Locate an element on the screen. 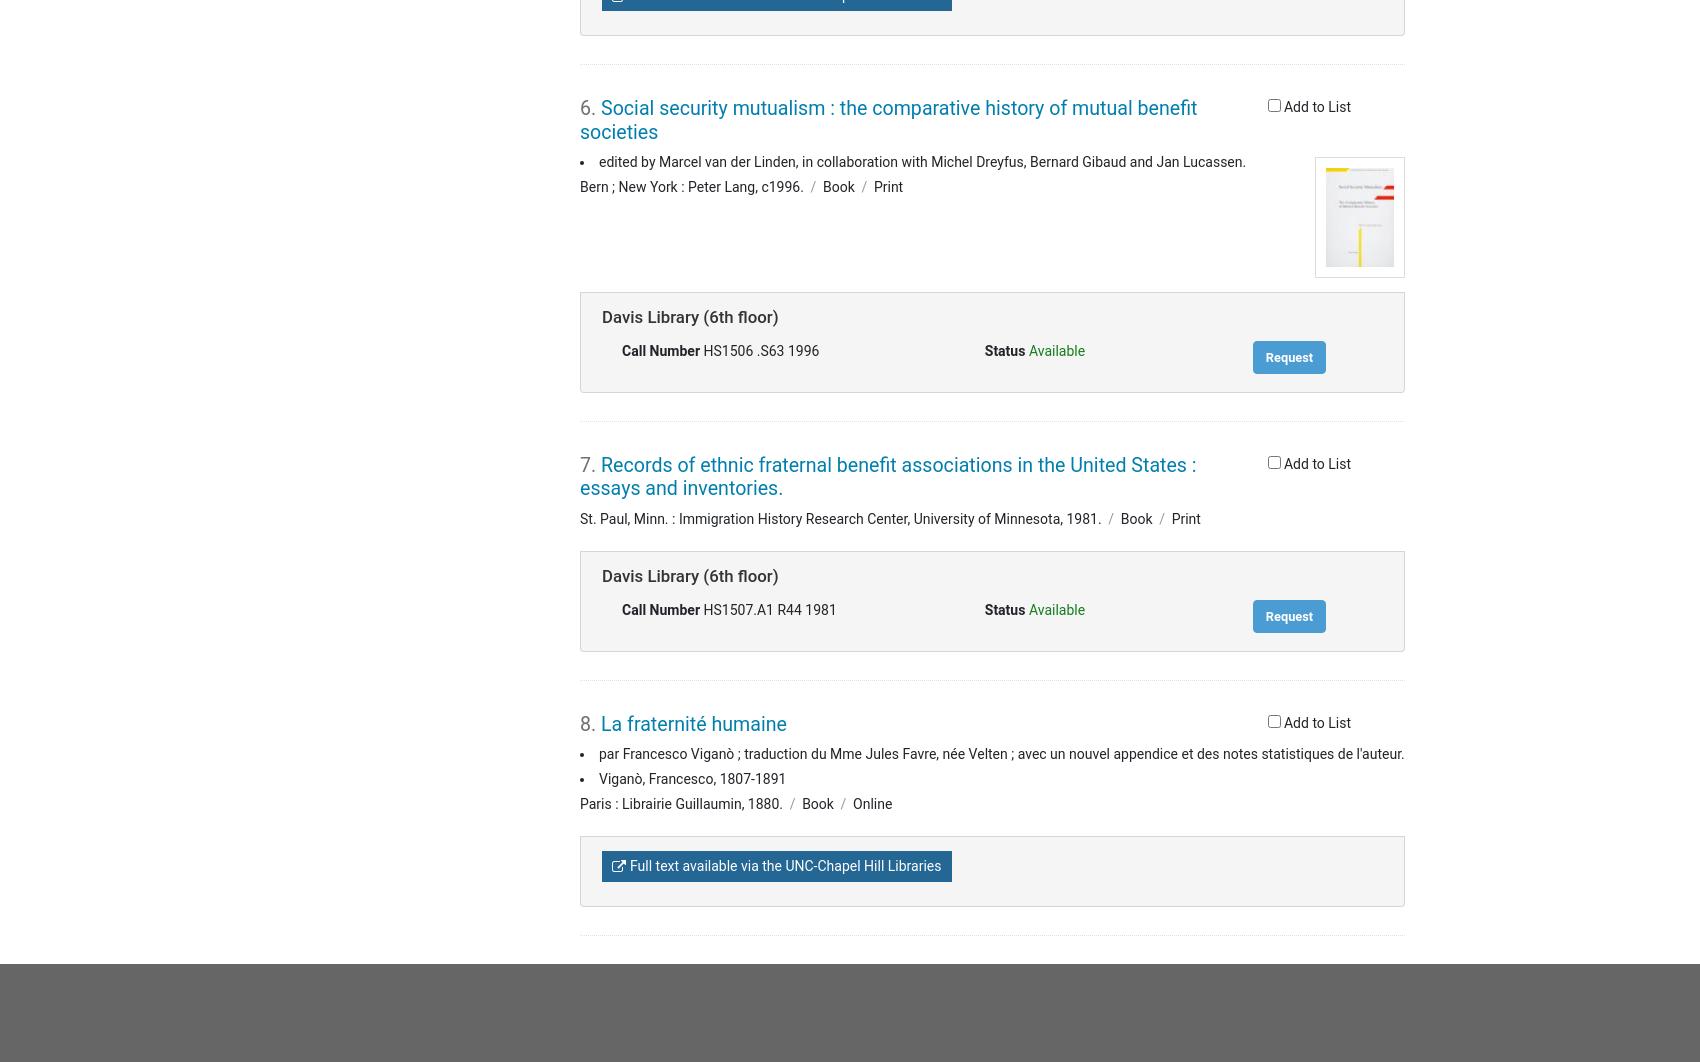  '8.' is located at coordinates (579, 723).